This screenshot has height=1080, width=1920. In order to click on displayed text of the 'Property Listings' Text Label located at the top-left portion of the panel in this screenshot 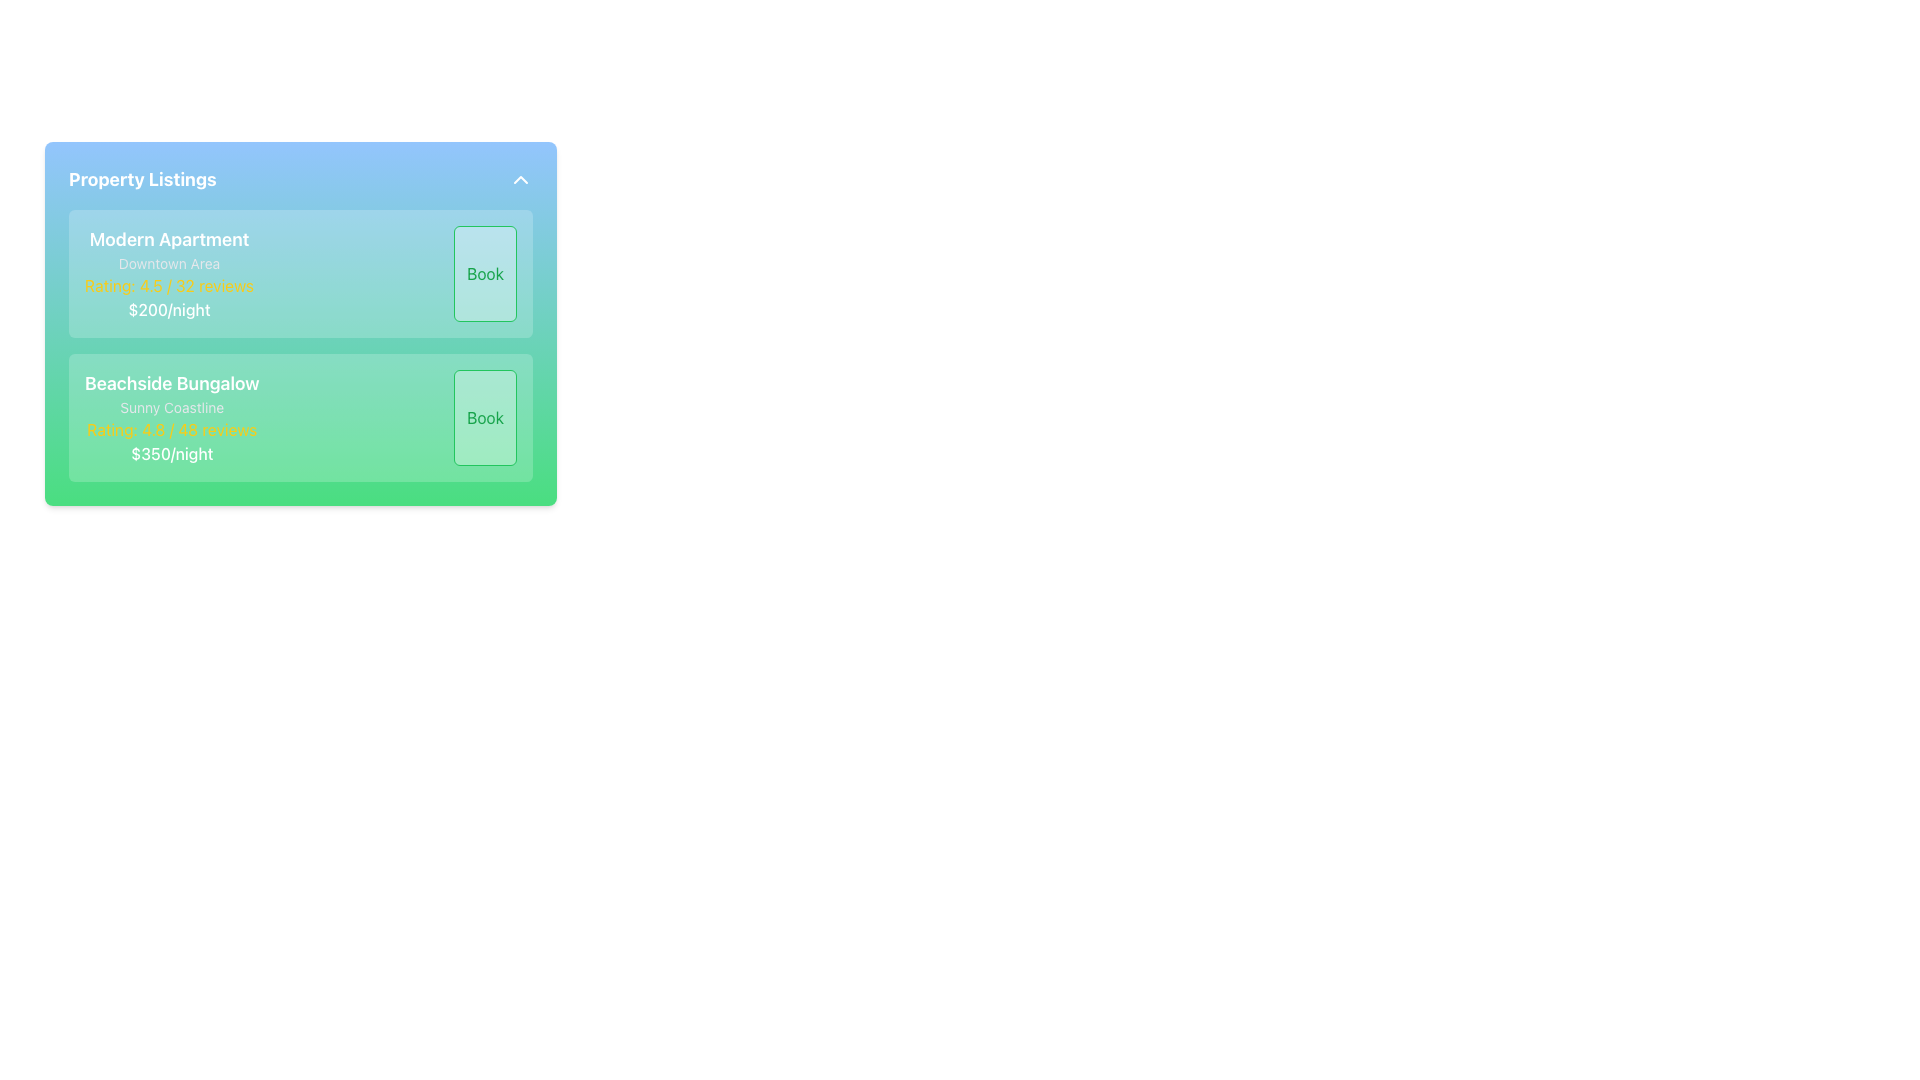, I will do `click(141, 180)`.